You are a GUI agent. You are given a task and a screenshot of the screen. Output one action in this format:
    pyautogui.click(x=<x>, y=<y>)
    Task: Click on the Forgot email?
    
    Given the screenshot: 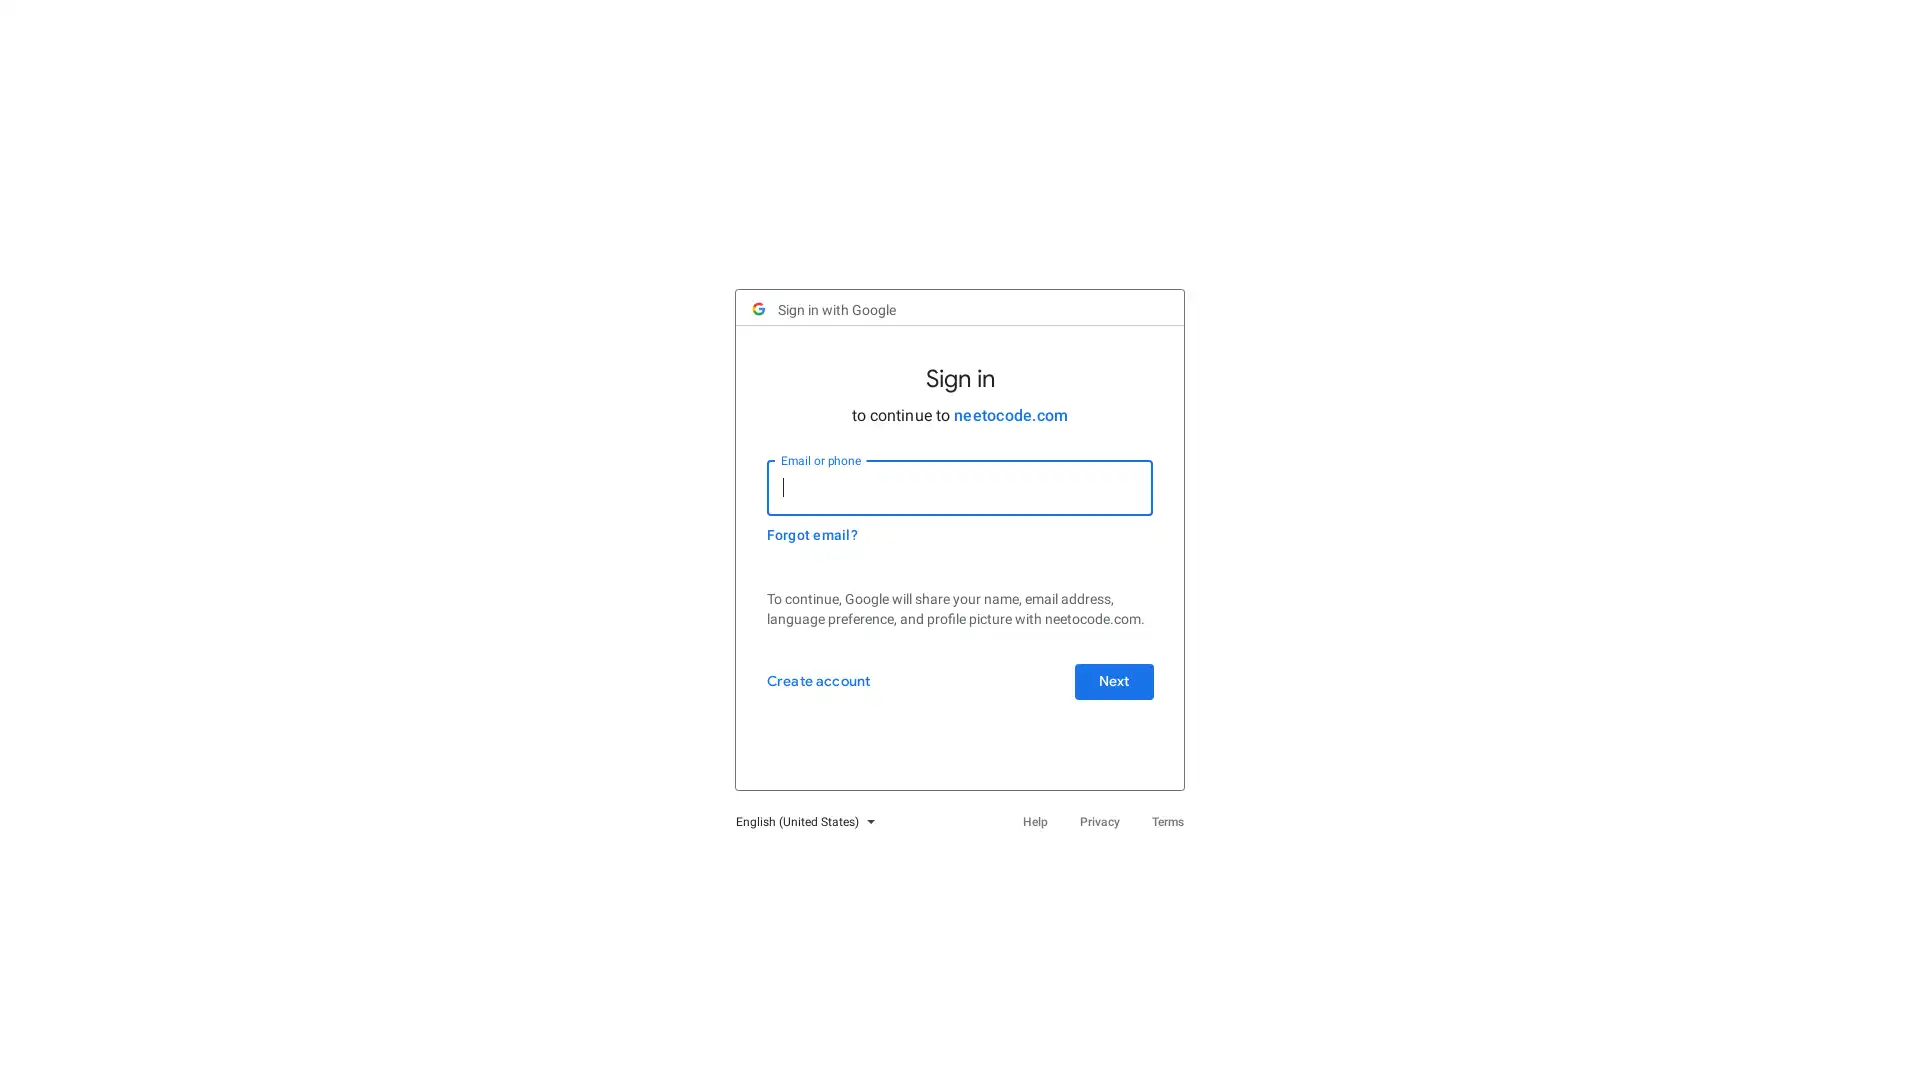 What is the action you would take?
    pyautogui.click(x=821, y=546)
    